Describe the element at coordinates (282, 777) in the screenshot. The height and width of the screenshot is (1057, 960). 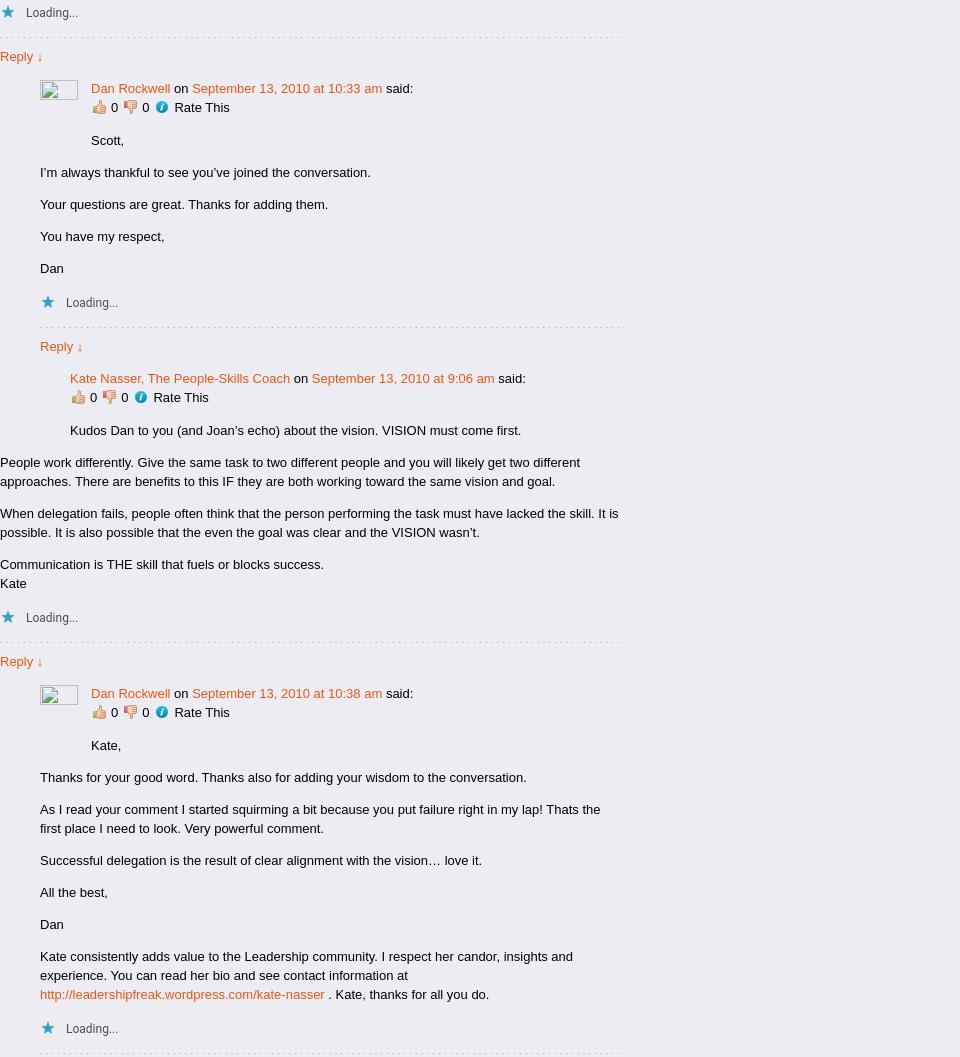
I see `'Thanks for your good word. Thanks also for adding your wisdom to the conversation.'` at that location.